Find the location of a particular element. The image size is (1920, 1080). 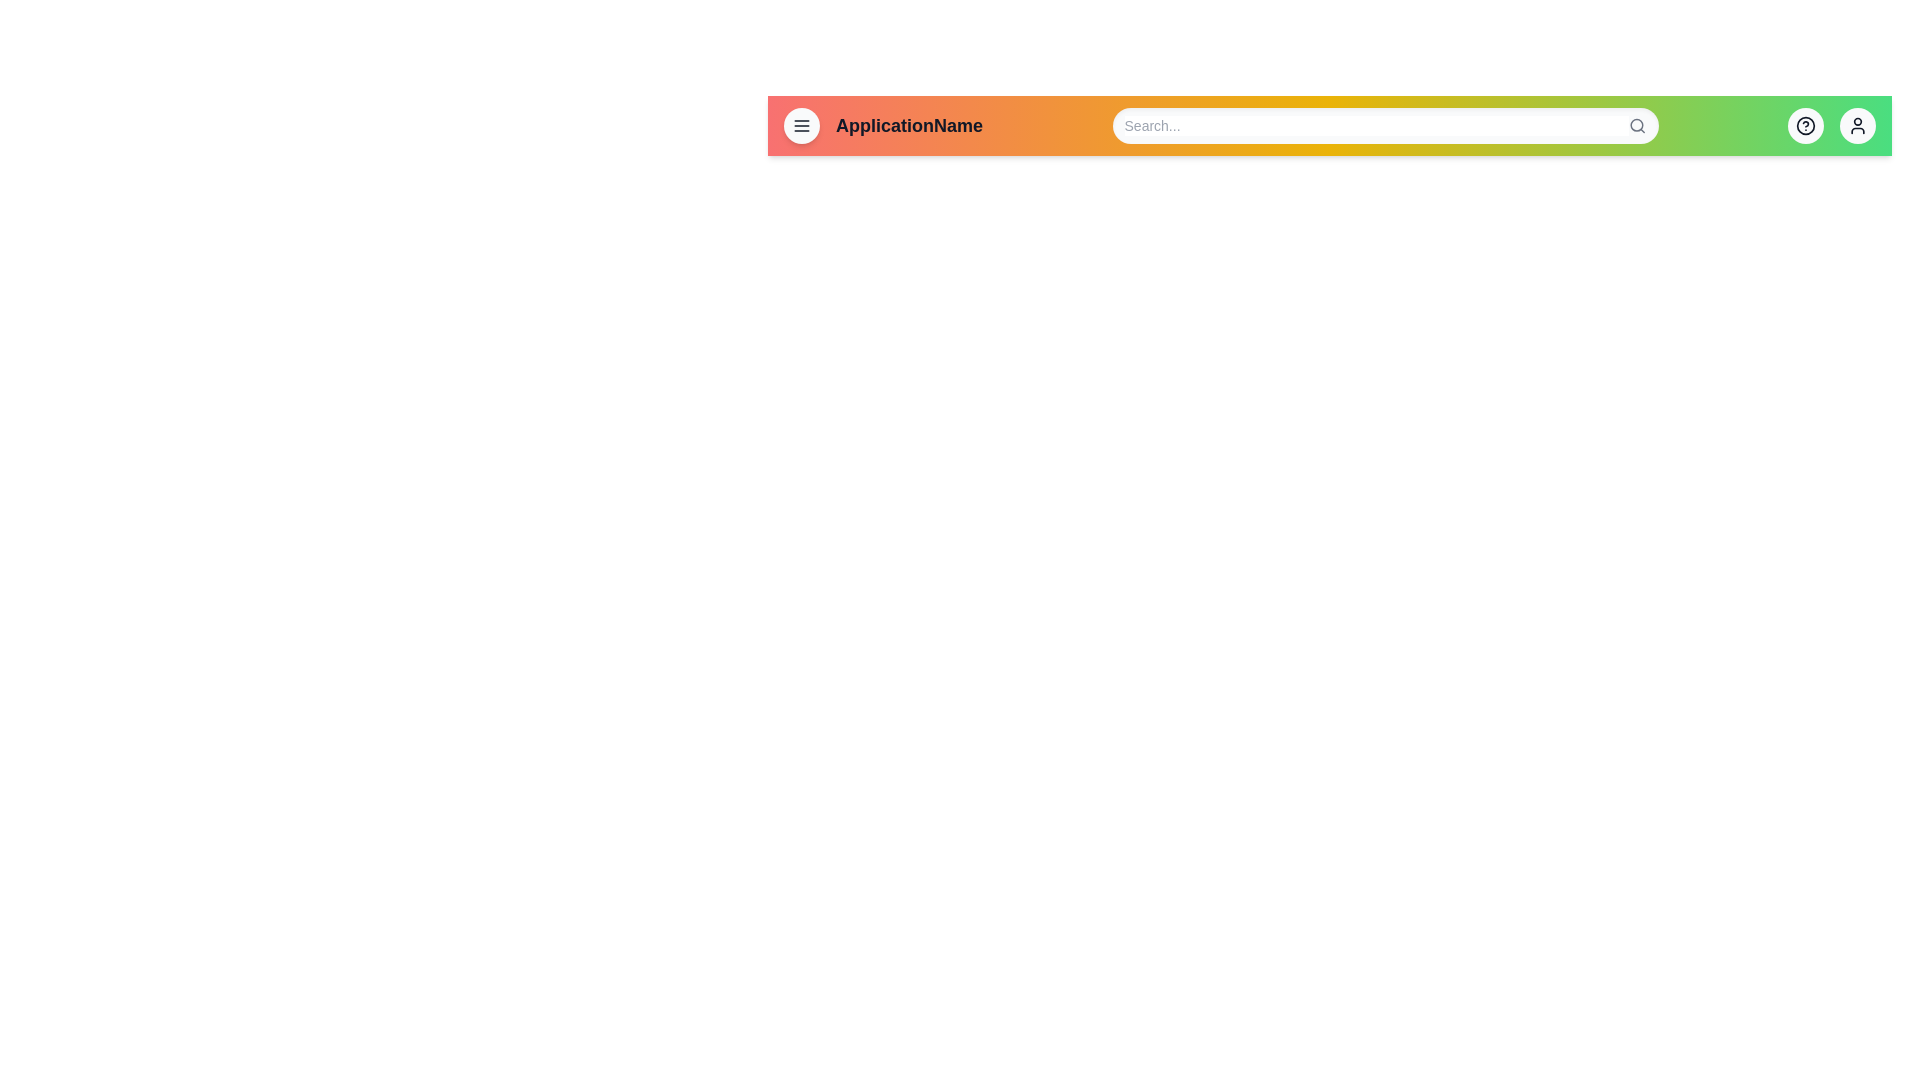

the help icon to access the help section is located at coordinates (1805, 126).